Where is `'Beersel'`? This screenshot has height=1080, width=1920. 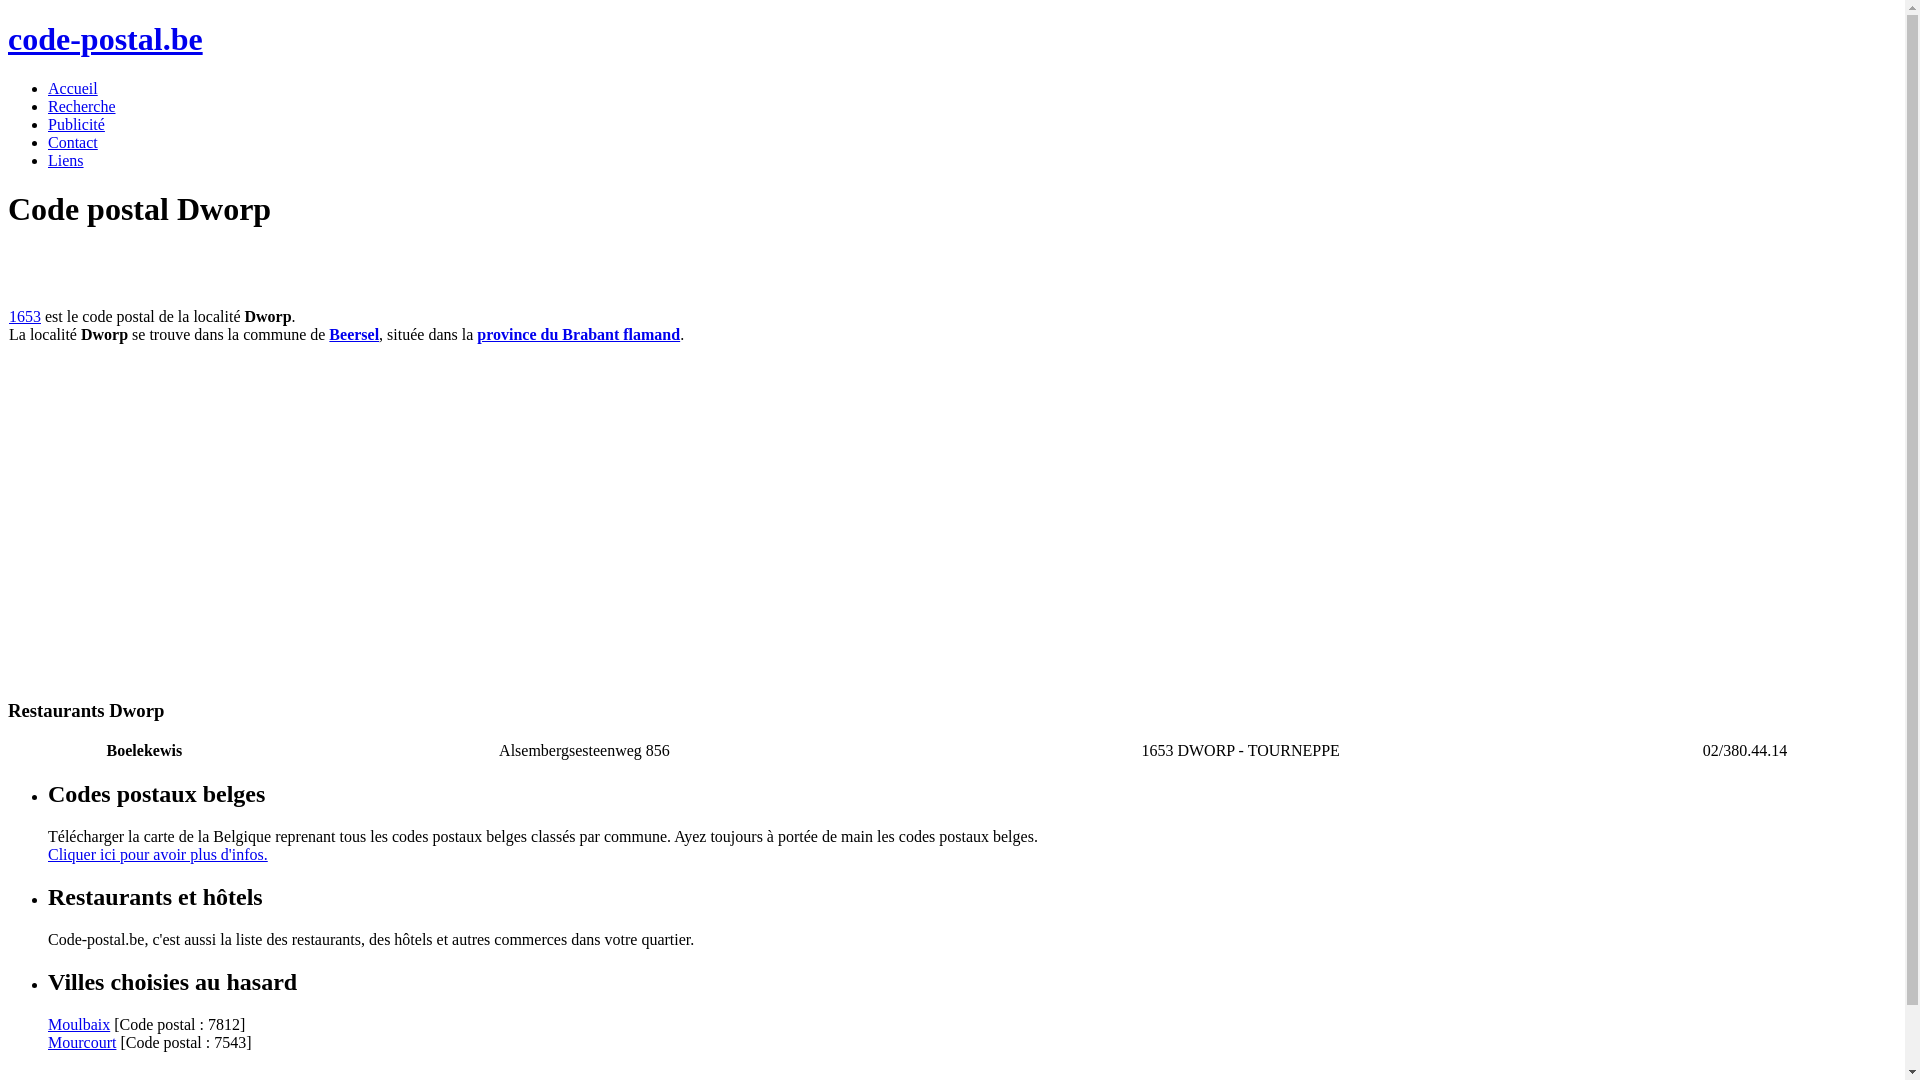
'Beersel' is located at coordinates (354, 333).